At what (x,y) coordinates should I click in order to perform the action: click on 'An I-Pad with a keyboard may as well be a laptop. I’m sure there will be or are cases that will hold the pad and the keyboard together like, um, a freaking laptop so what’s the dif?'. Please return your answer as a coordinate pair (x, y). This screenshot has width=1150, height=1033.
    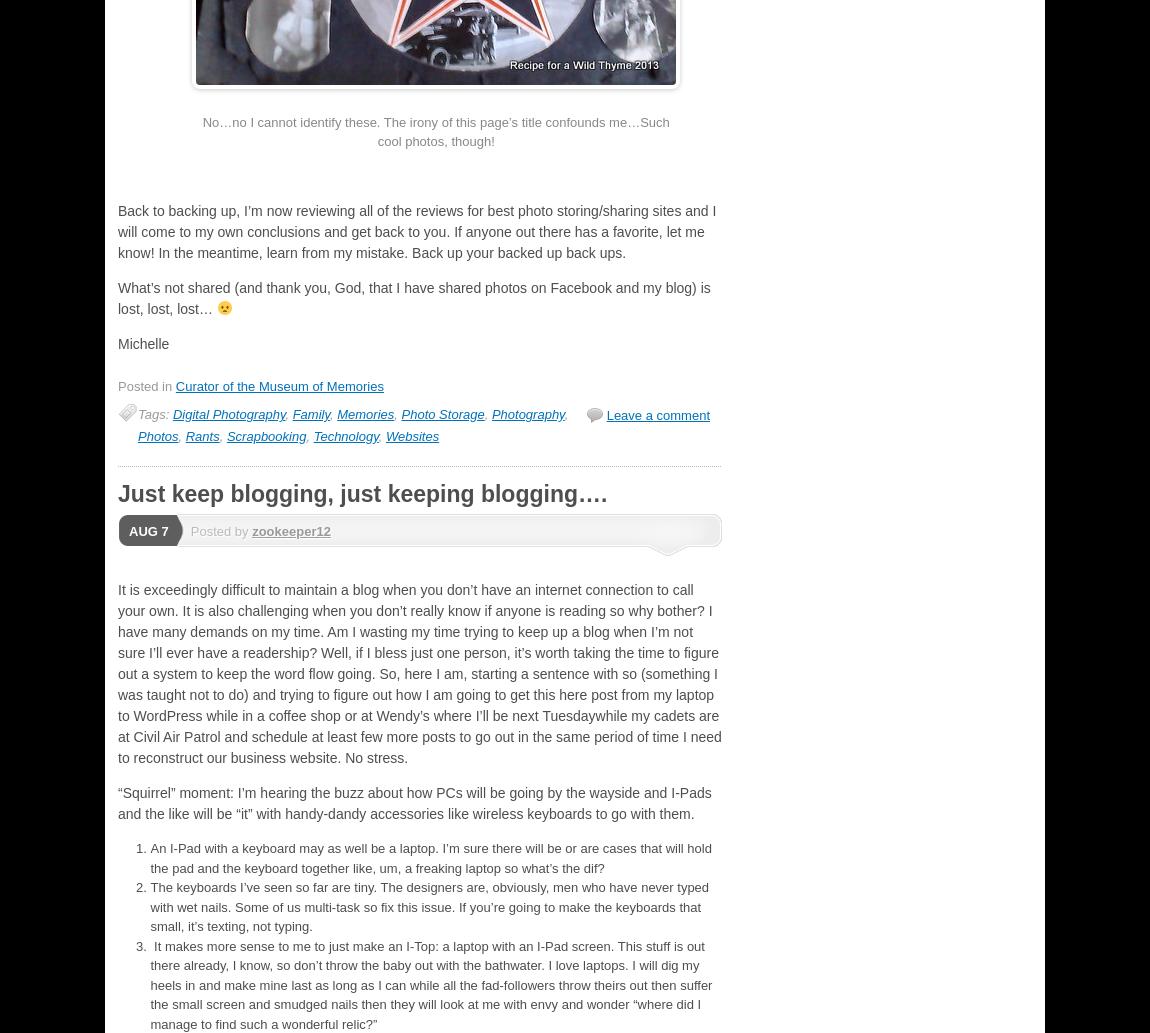
    Looking at the image, I should click on (430, 858).